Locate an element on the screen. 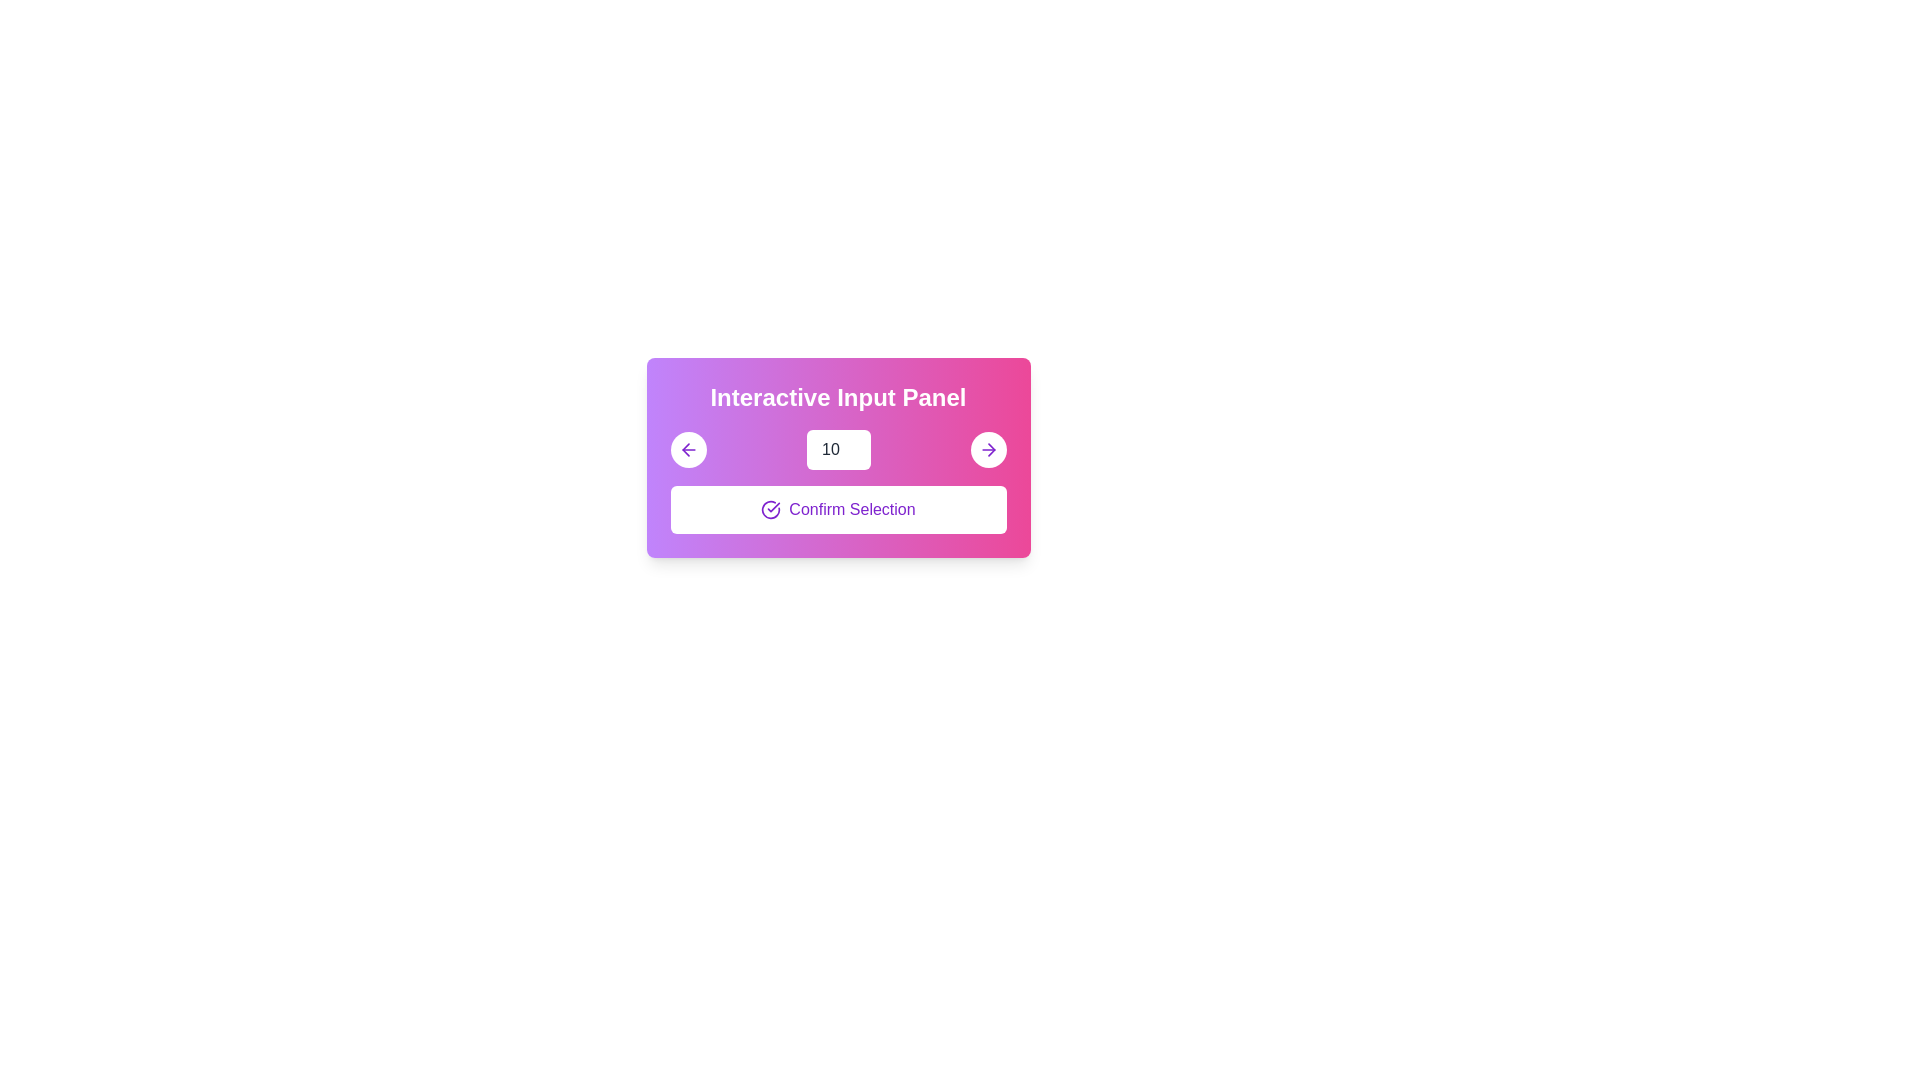 The width and height of the screenshot is (1920, 1080). the Number input field located in the Interactive Input Panel to focus and edit the number value preset to '10' is located at coordinates (838, 450).